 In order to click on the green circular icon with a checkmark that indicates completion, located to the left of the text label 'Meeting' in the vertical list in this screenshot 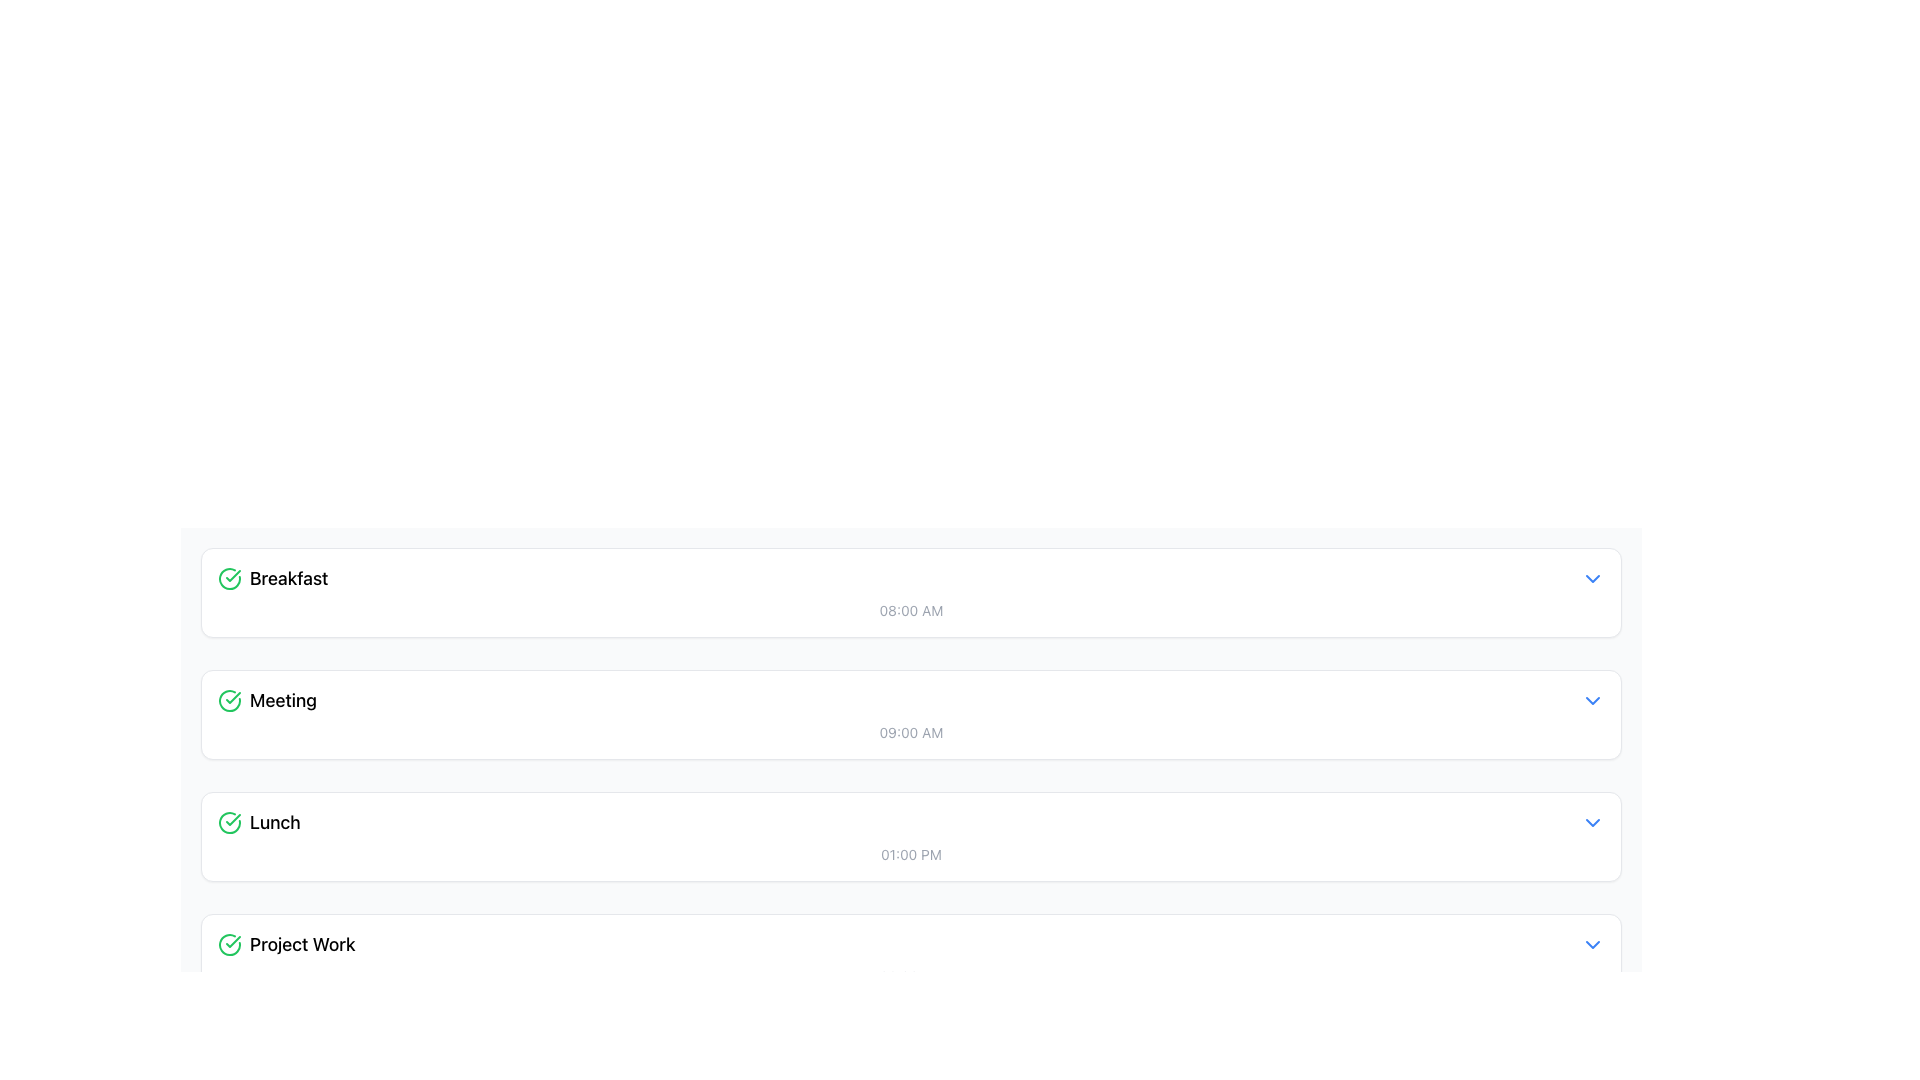, I will do `click(230, 700)`.